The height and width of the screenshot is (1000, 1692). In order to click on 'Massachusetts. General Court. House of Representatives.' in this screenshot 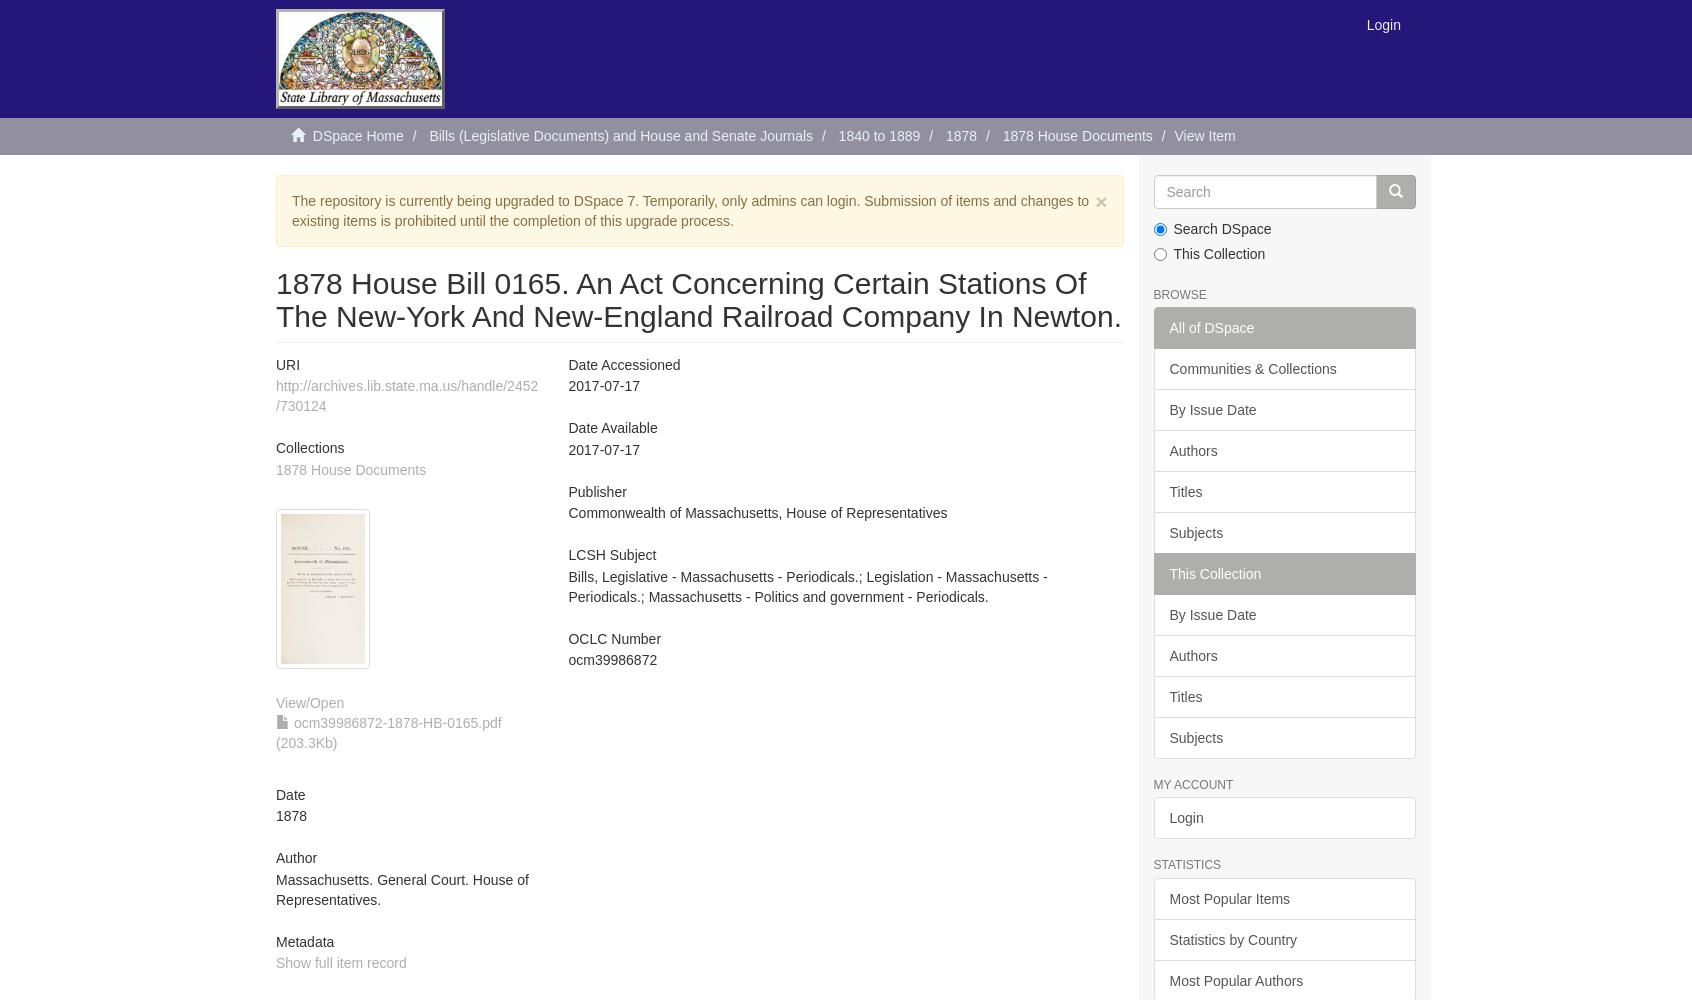, I will do `click(402, 889)`.